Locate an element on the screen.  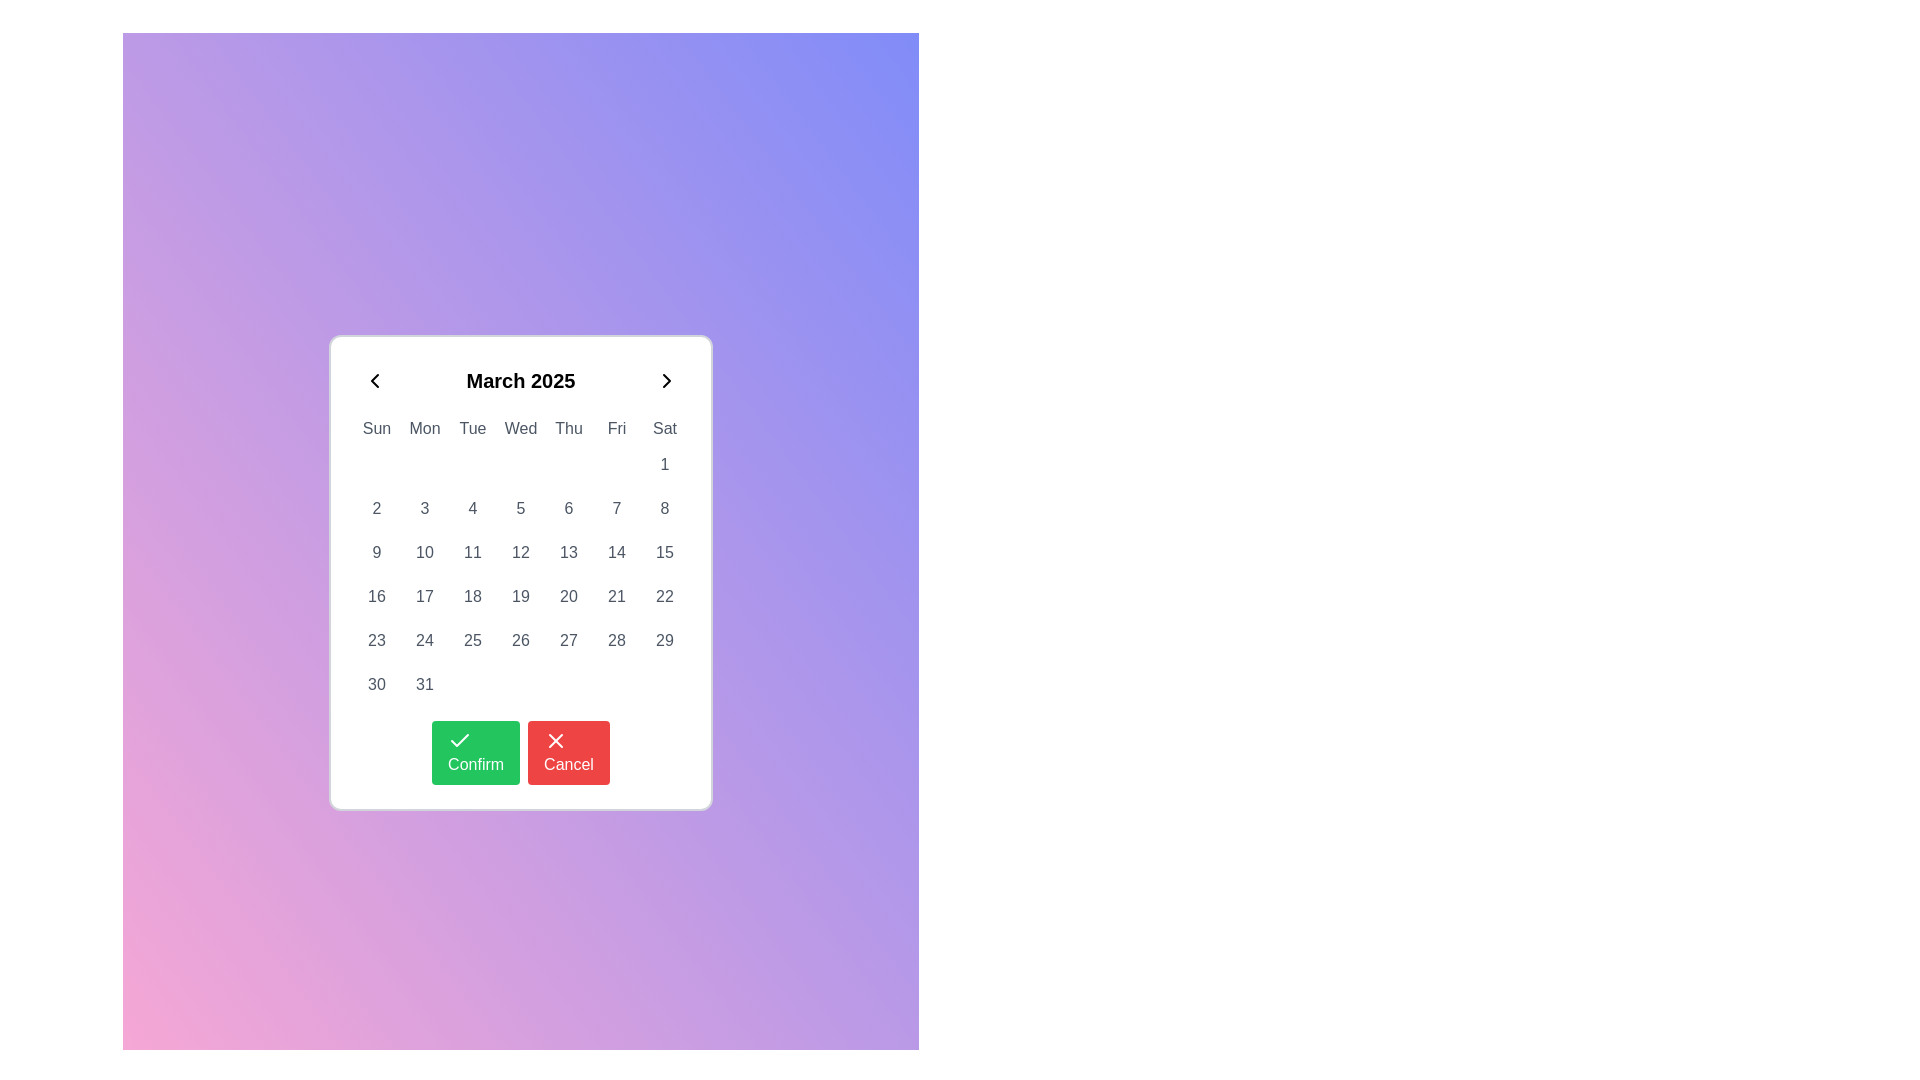
the rounded rectangle button displaying the number '8' in the sixth row and seventh column of the calendar grid is located at coordinates (665, 508).